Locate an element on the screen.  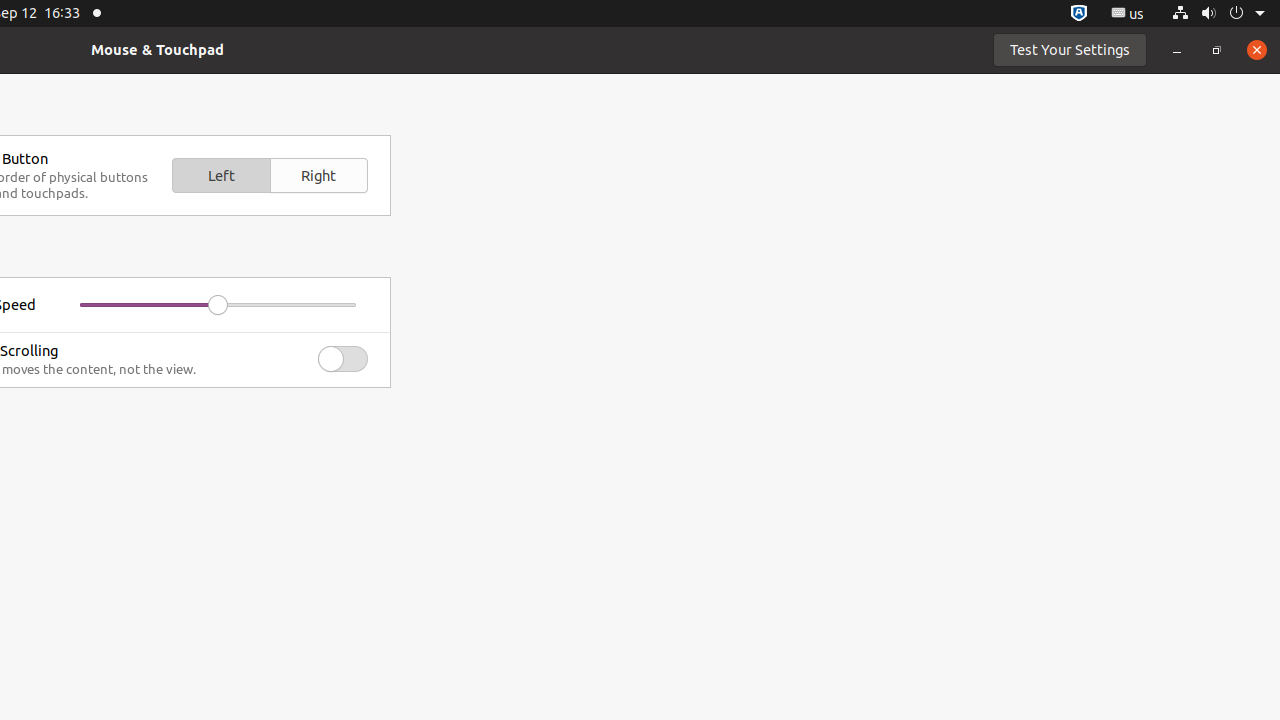
'Left' is located at coordinates (221, 174).